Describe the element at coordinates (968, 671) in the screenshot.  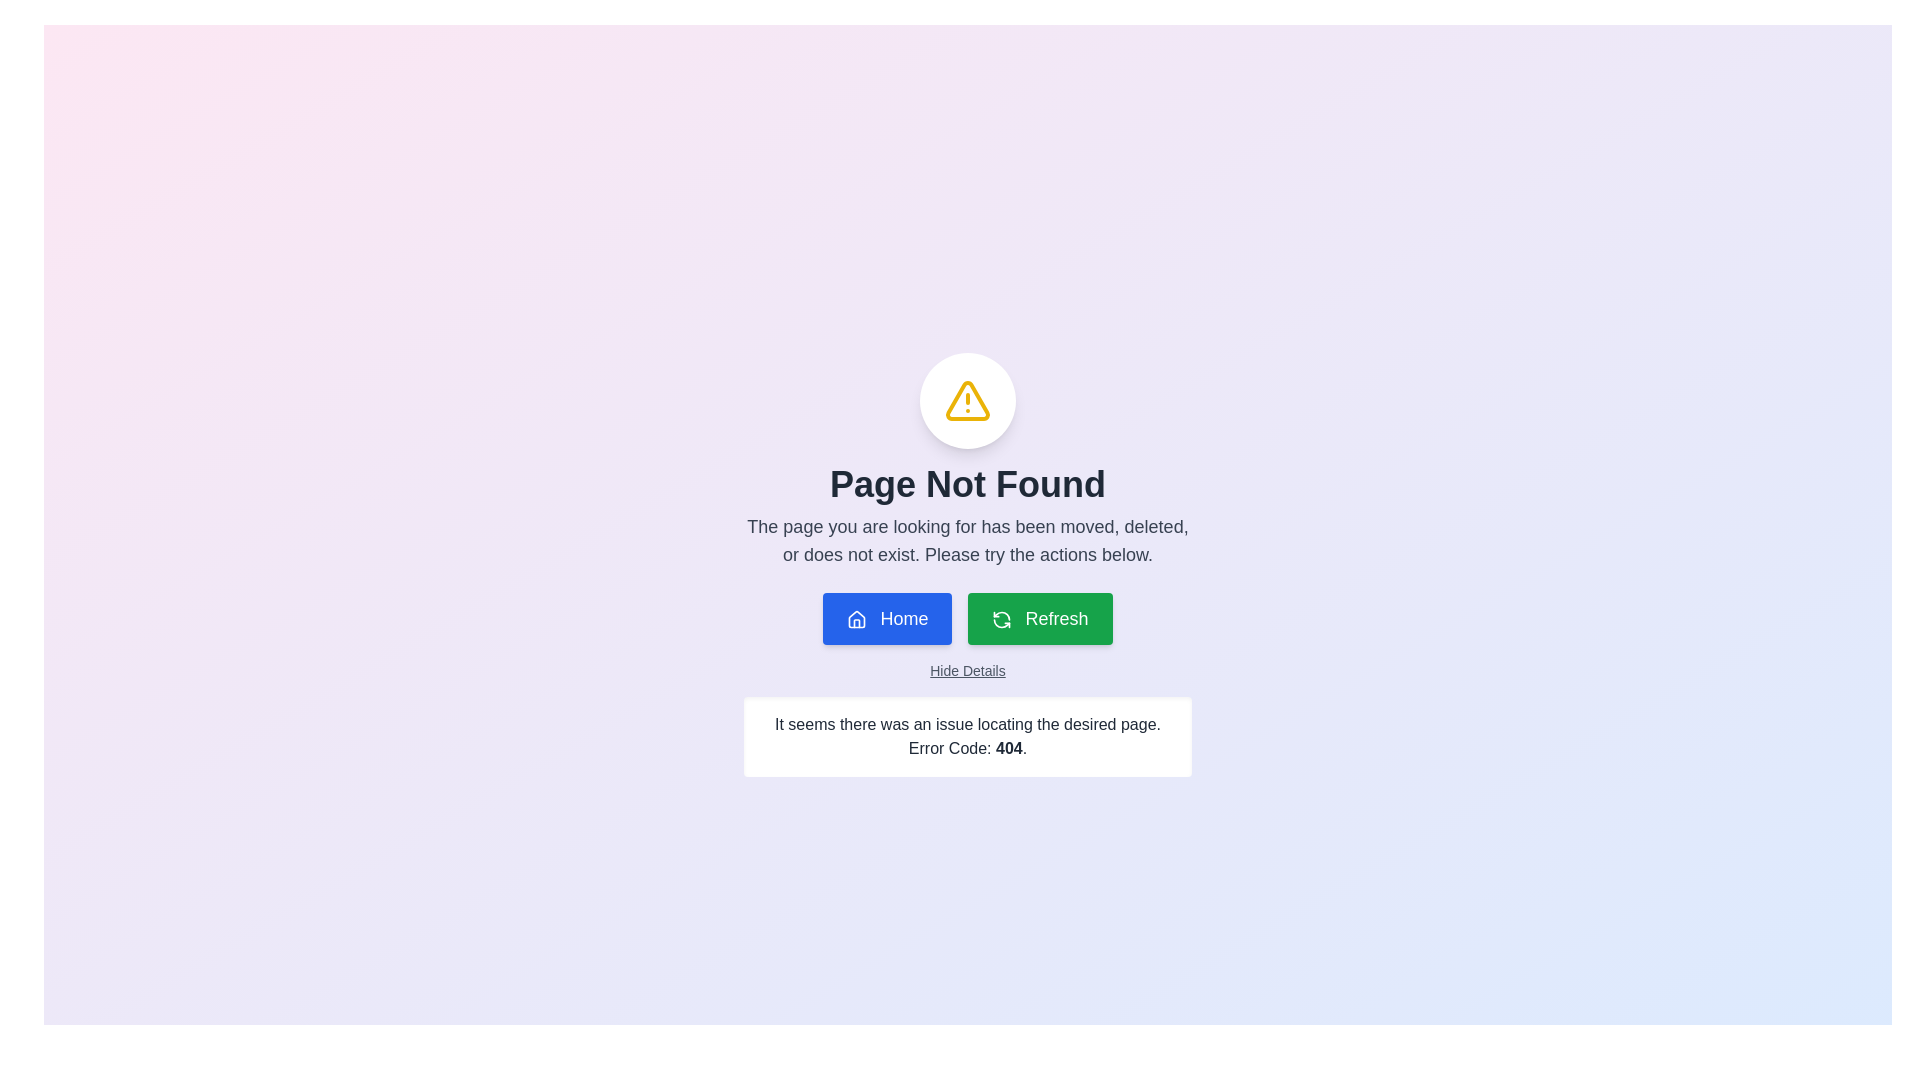
I see `the toggle link that hides additional details of a displayed message, located below the 'Home' and 'Refresh' buttons, to observe the style change` at that location.